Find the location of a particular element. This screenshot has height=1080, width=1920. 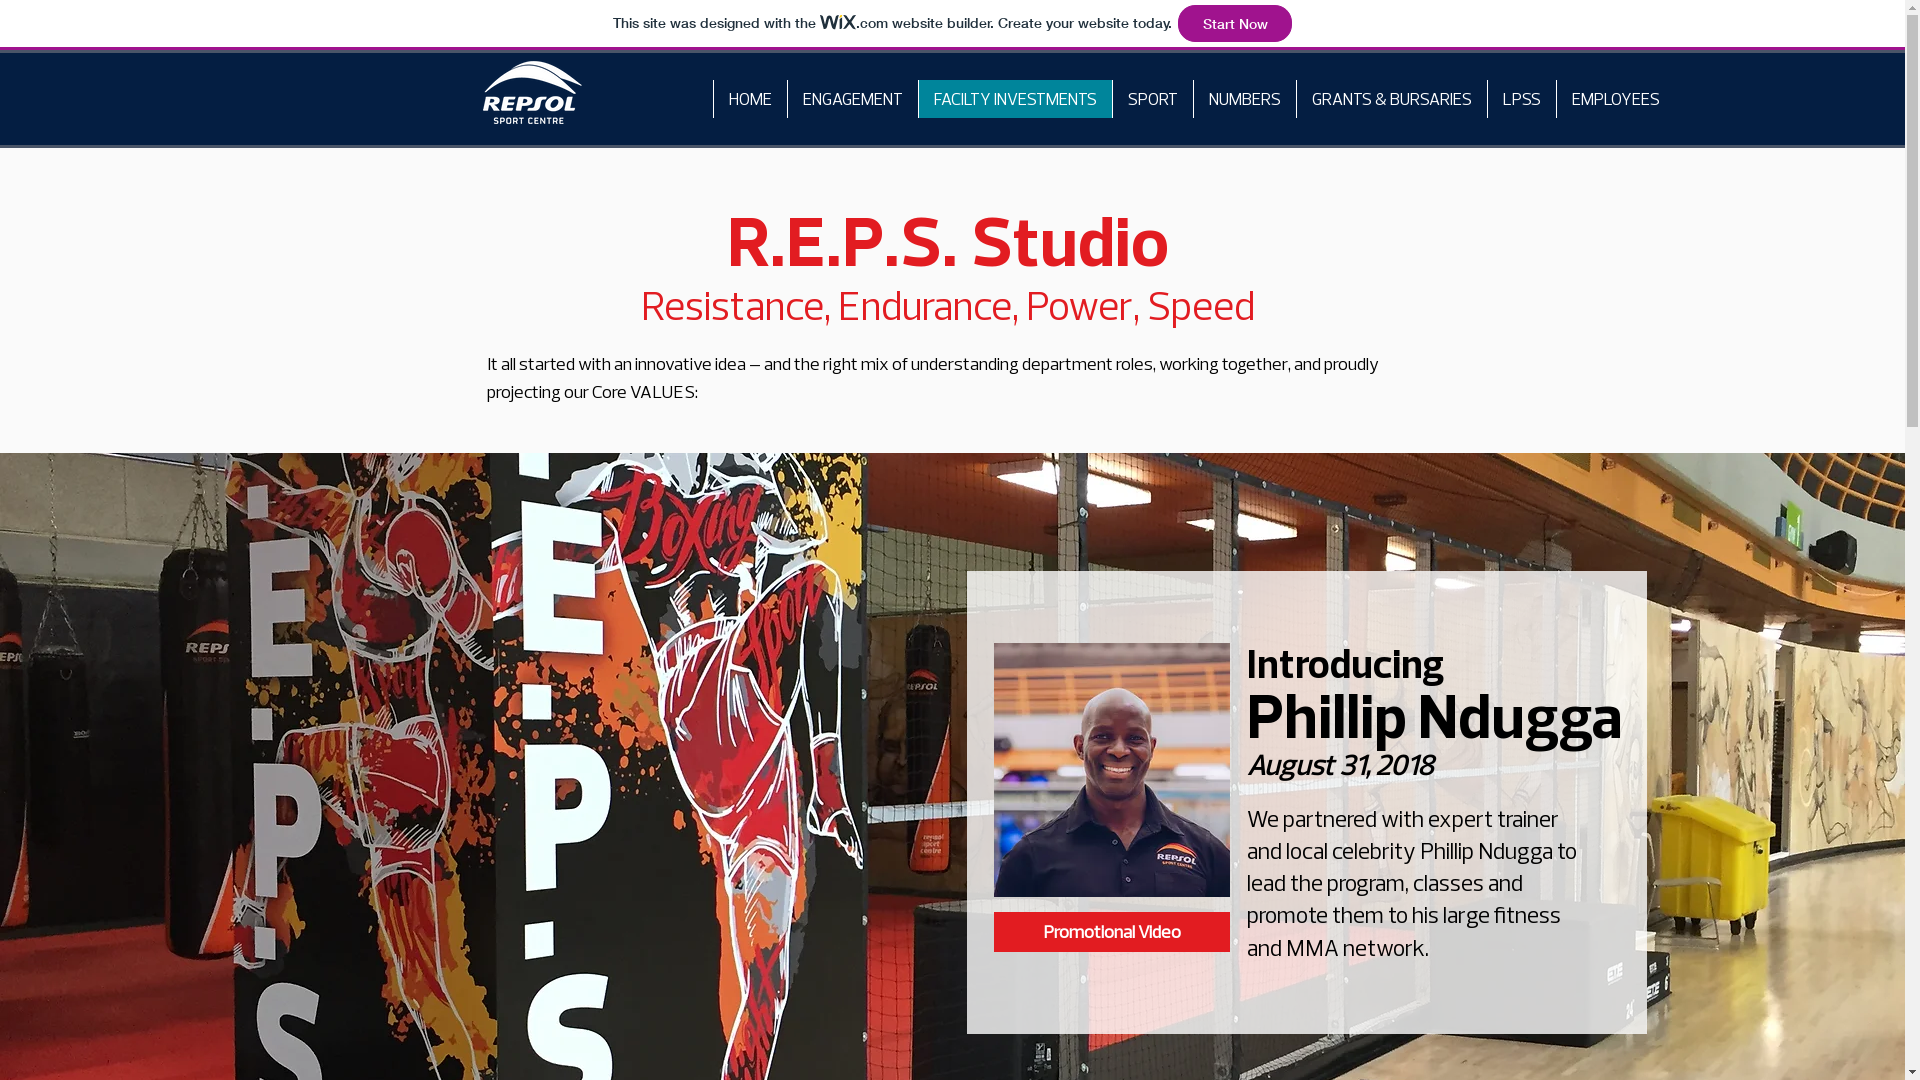

'Promotional Video' is located at coordinates (1111, 932).